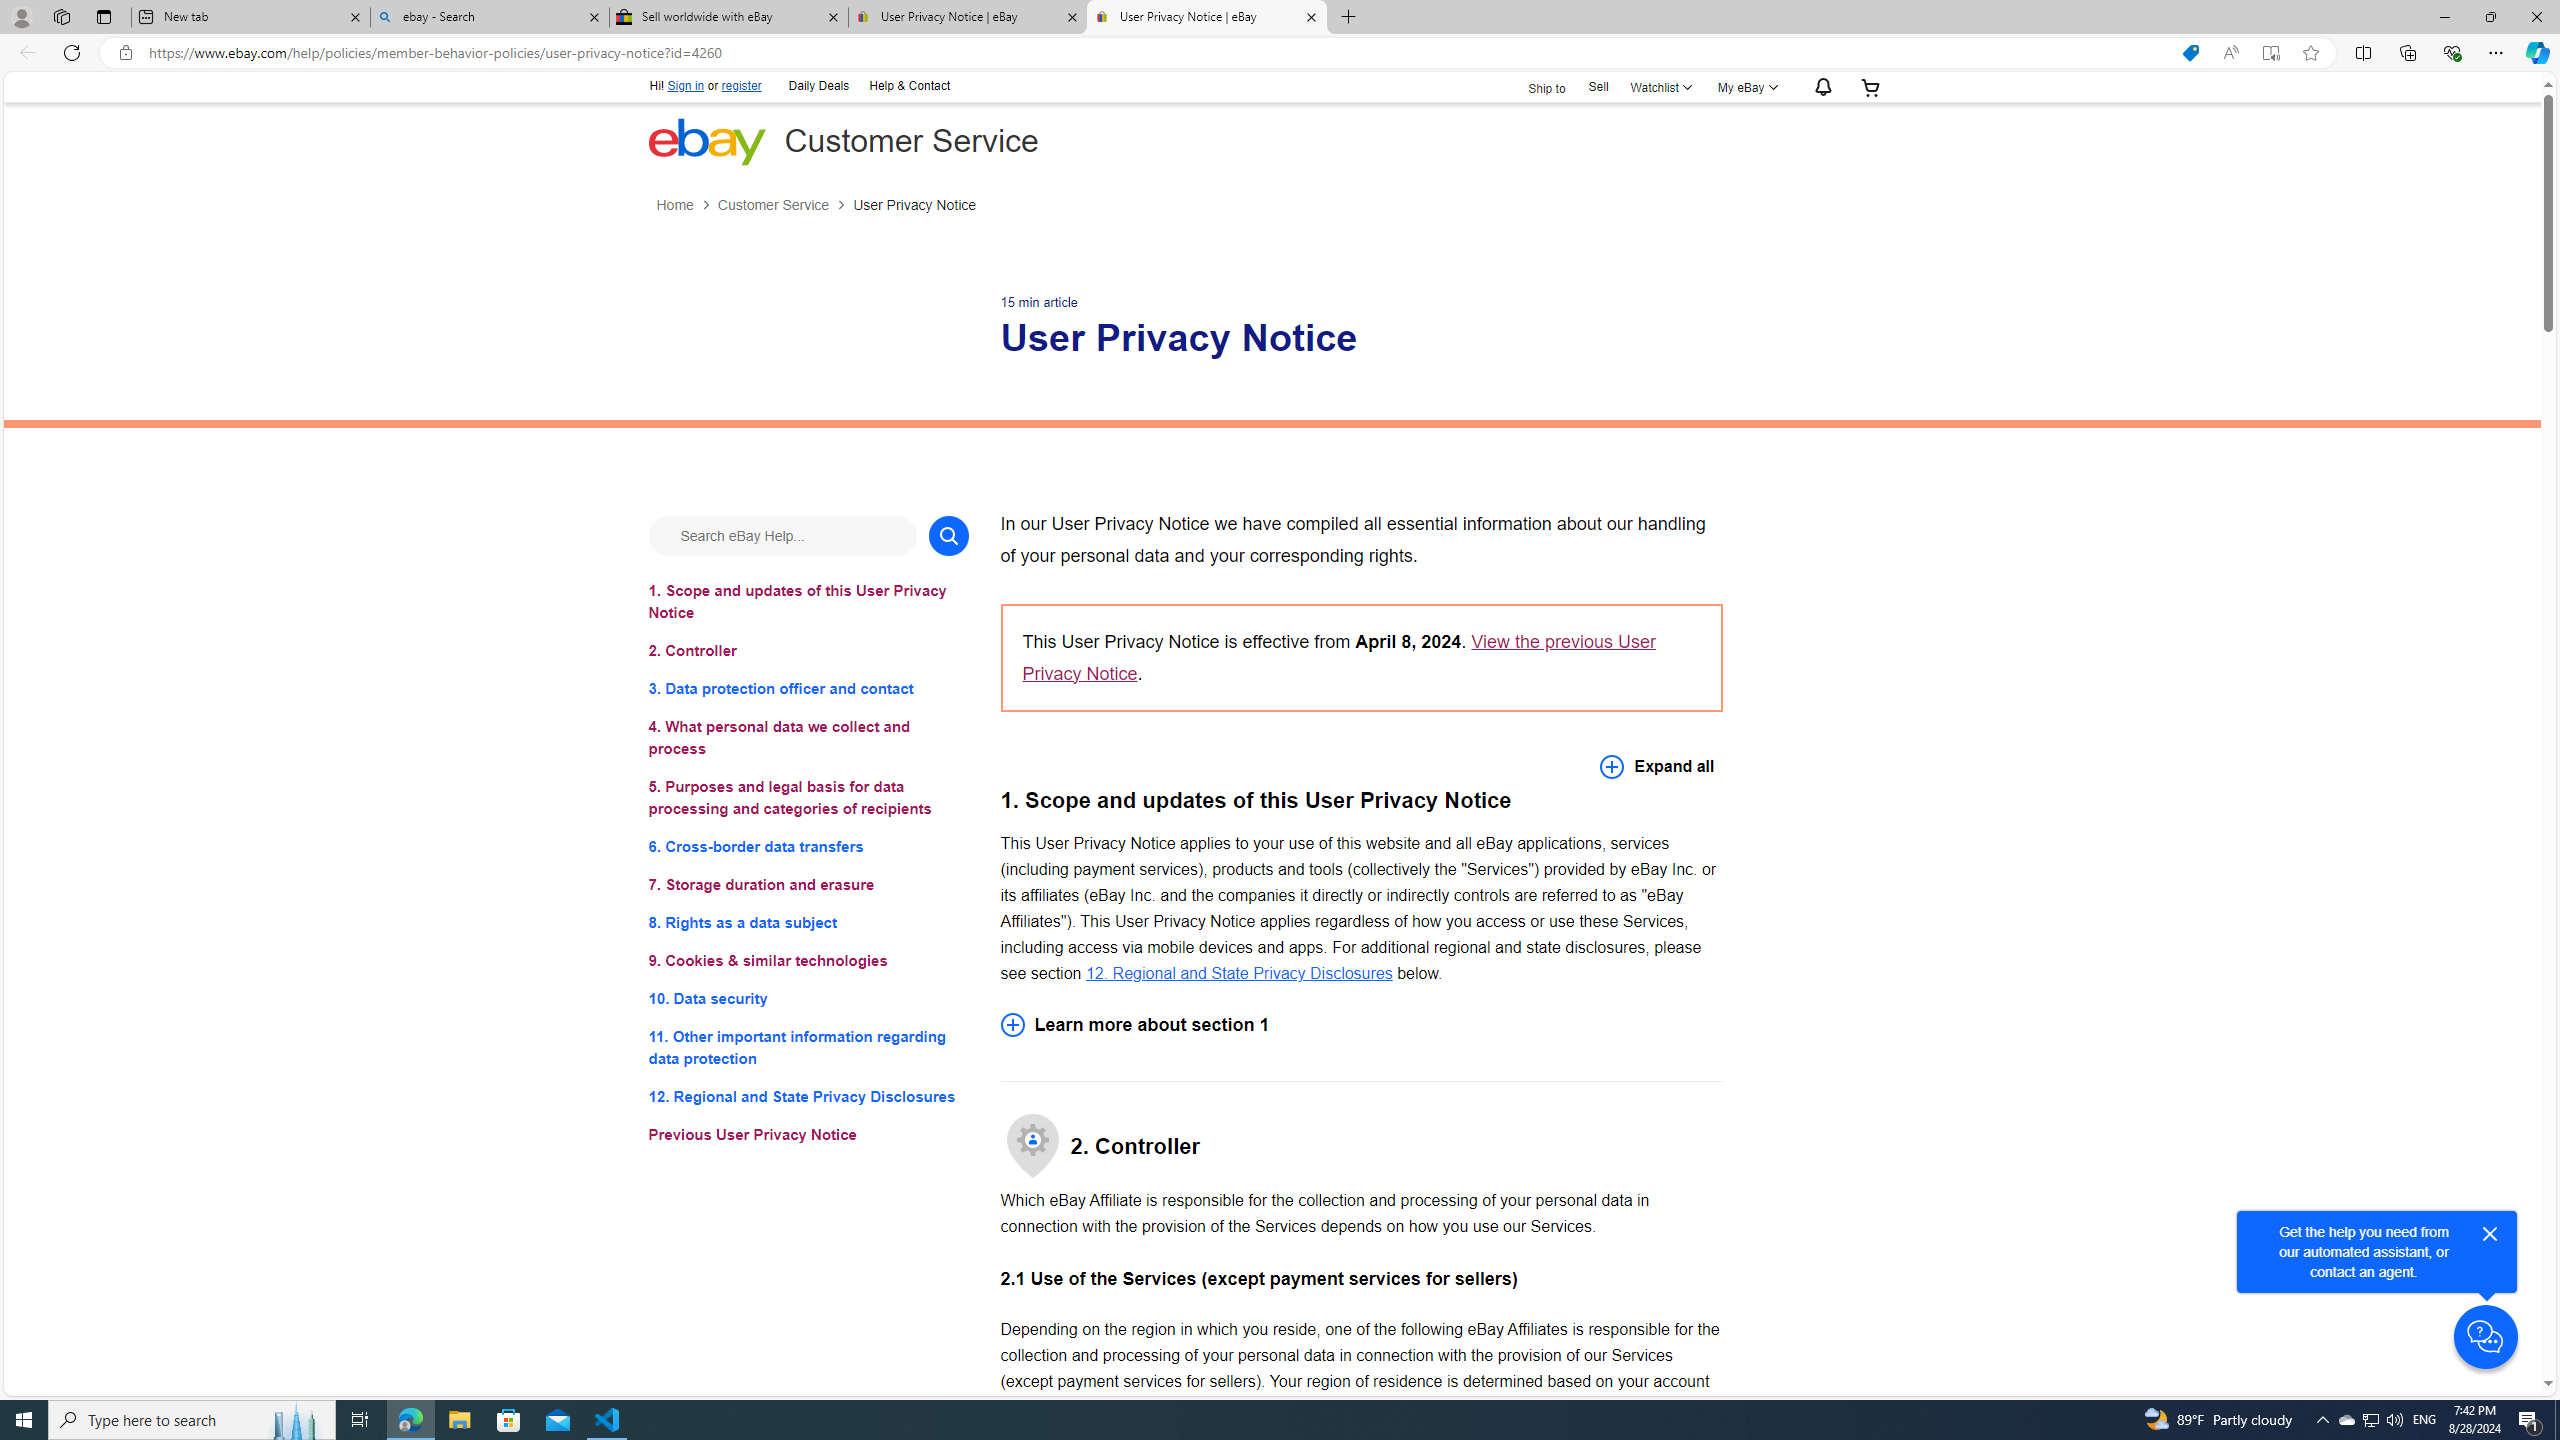 The image size is (2560, 1440). Describe the element at coordinates (685, 85) in the screenshot. I see `'Sign in'` at that location.